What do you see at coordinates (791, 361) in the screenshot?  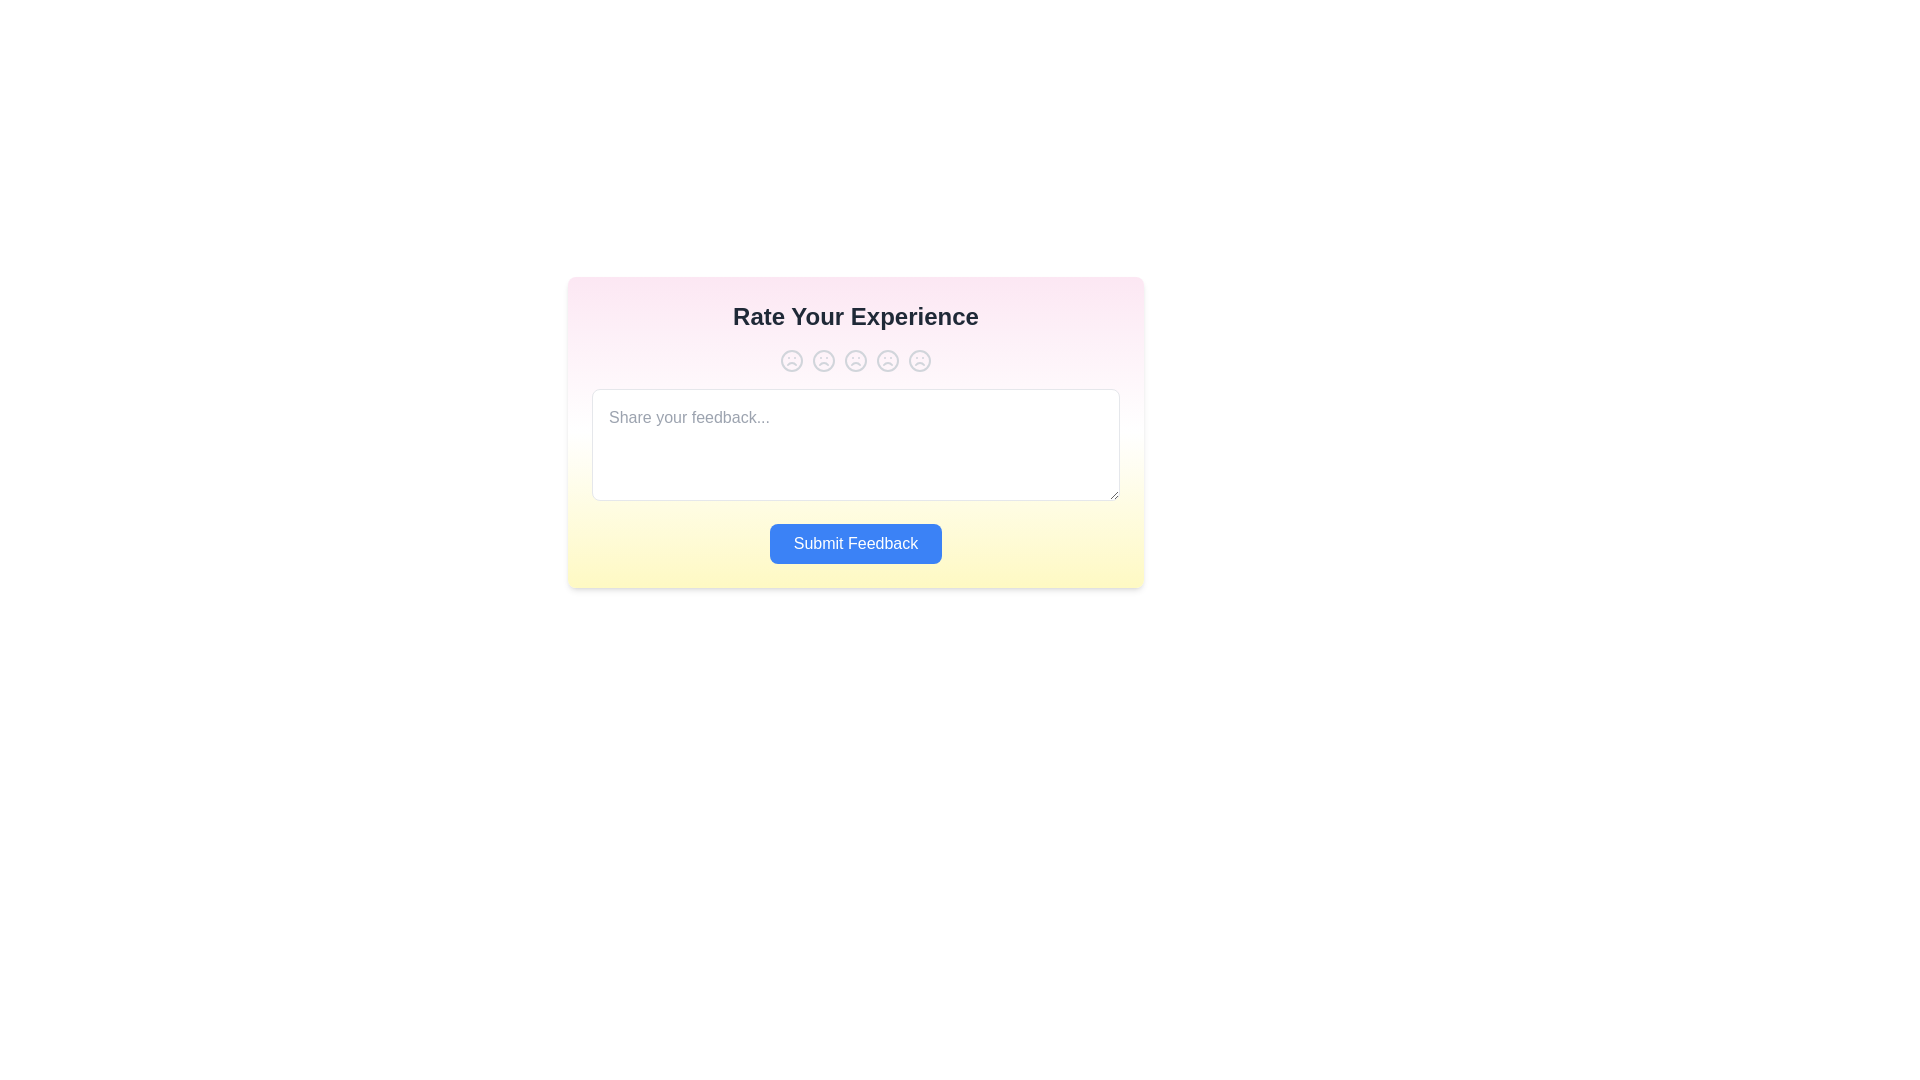 I see `the experience rating to 1 by clicking the corresponding button` at bounding box center [791, 361].